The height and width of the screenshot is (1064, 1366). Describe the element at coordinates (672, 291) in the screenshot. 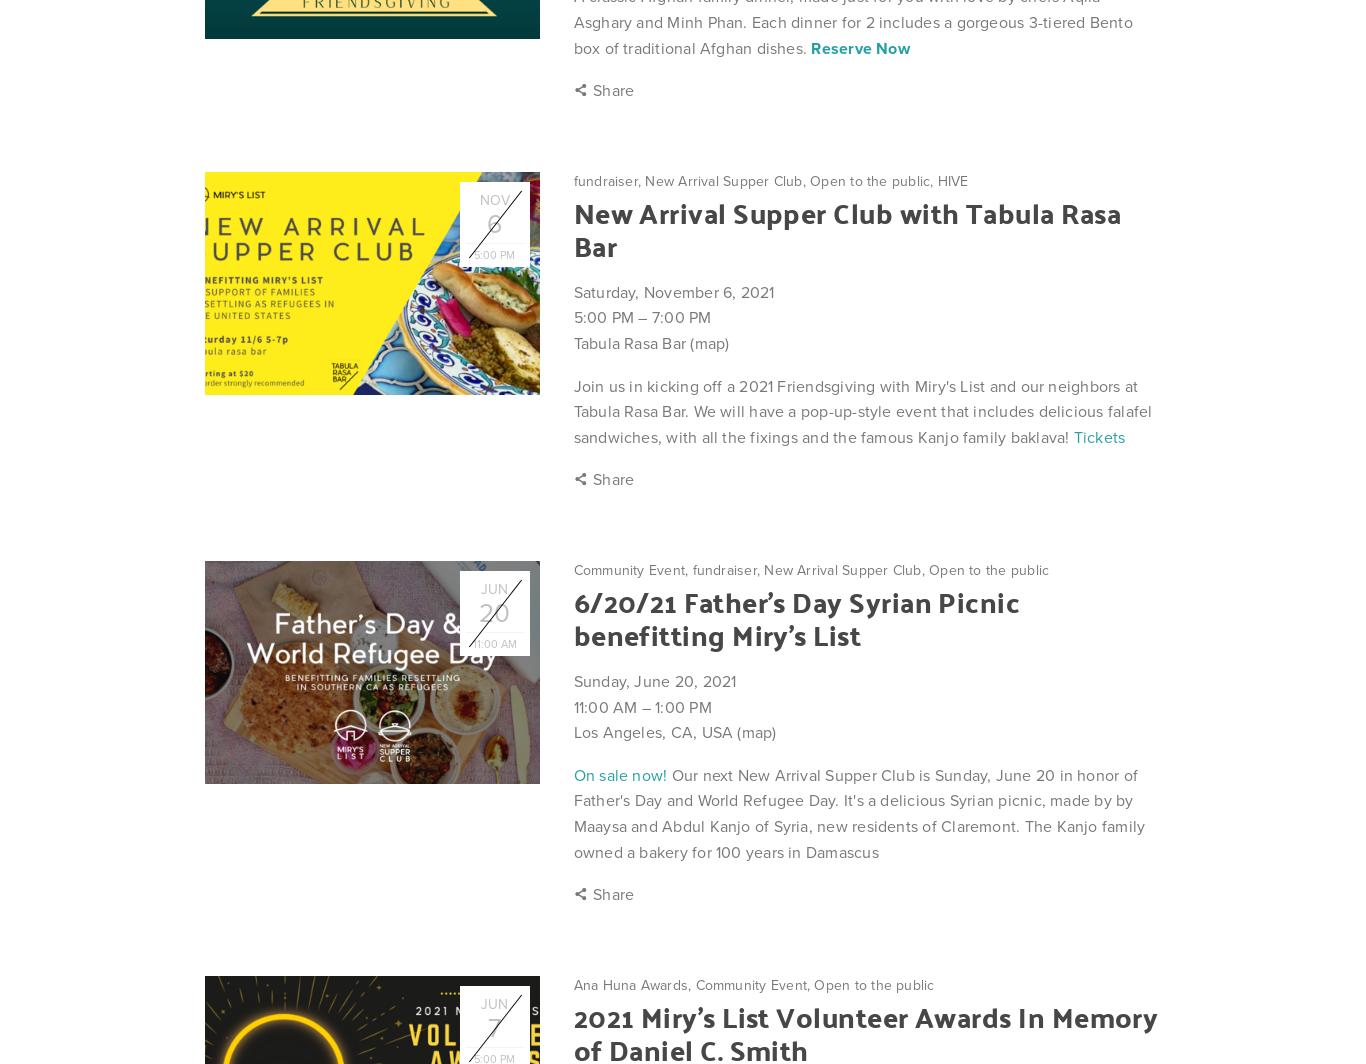

I see `'Saturday, November 6, 2021'` at that location.